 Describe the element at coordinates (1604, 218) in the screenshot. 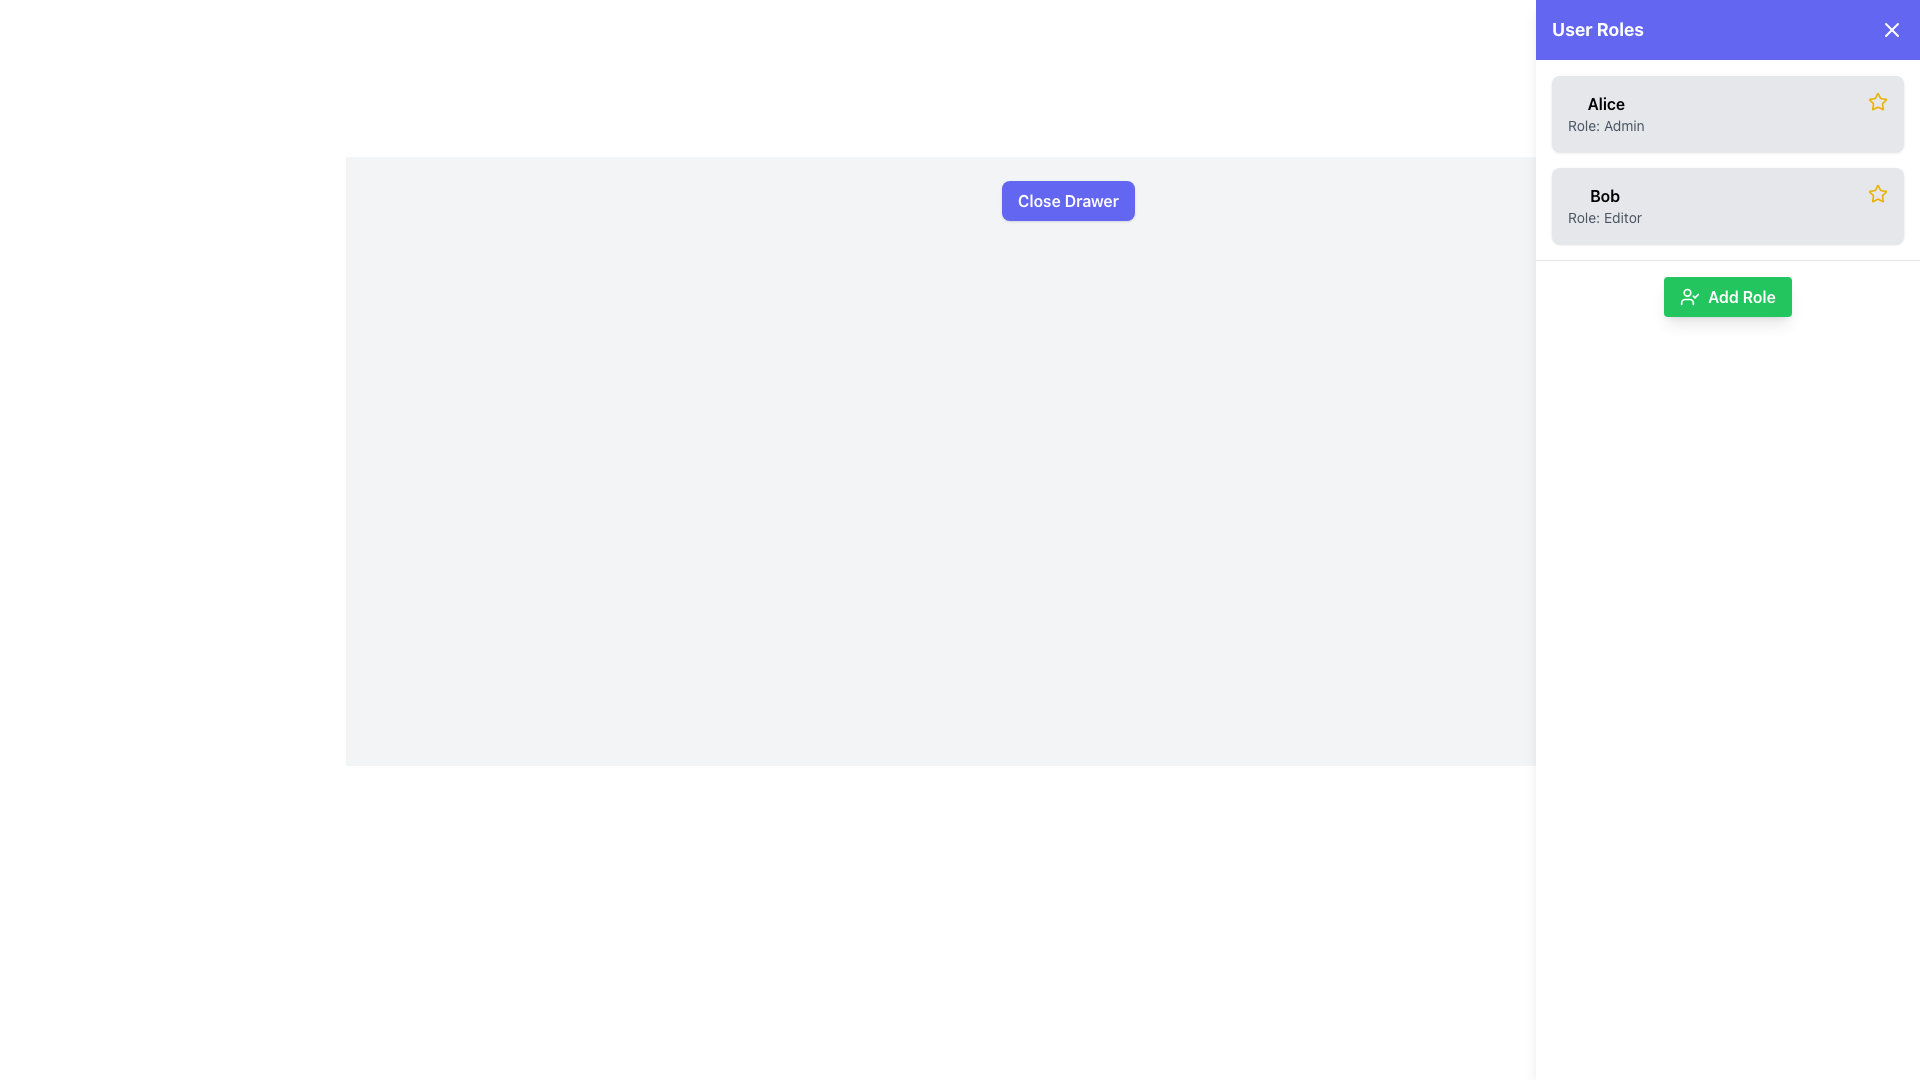

I see `information displayed in the text label that reads 'Role: Editor', which is located beneath the name 'Bob' in the 'User Roles' panel` at that location.